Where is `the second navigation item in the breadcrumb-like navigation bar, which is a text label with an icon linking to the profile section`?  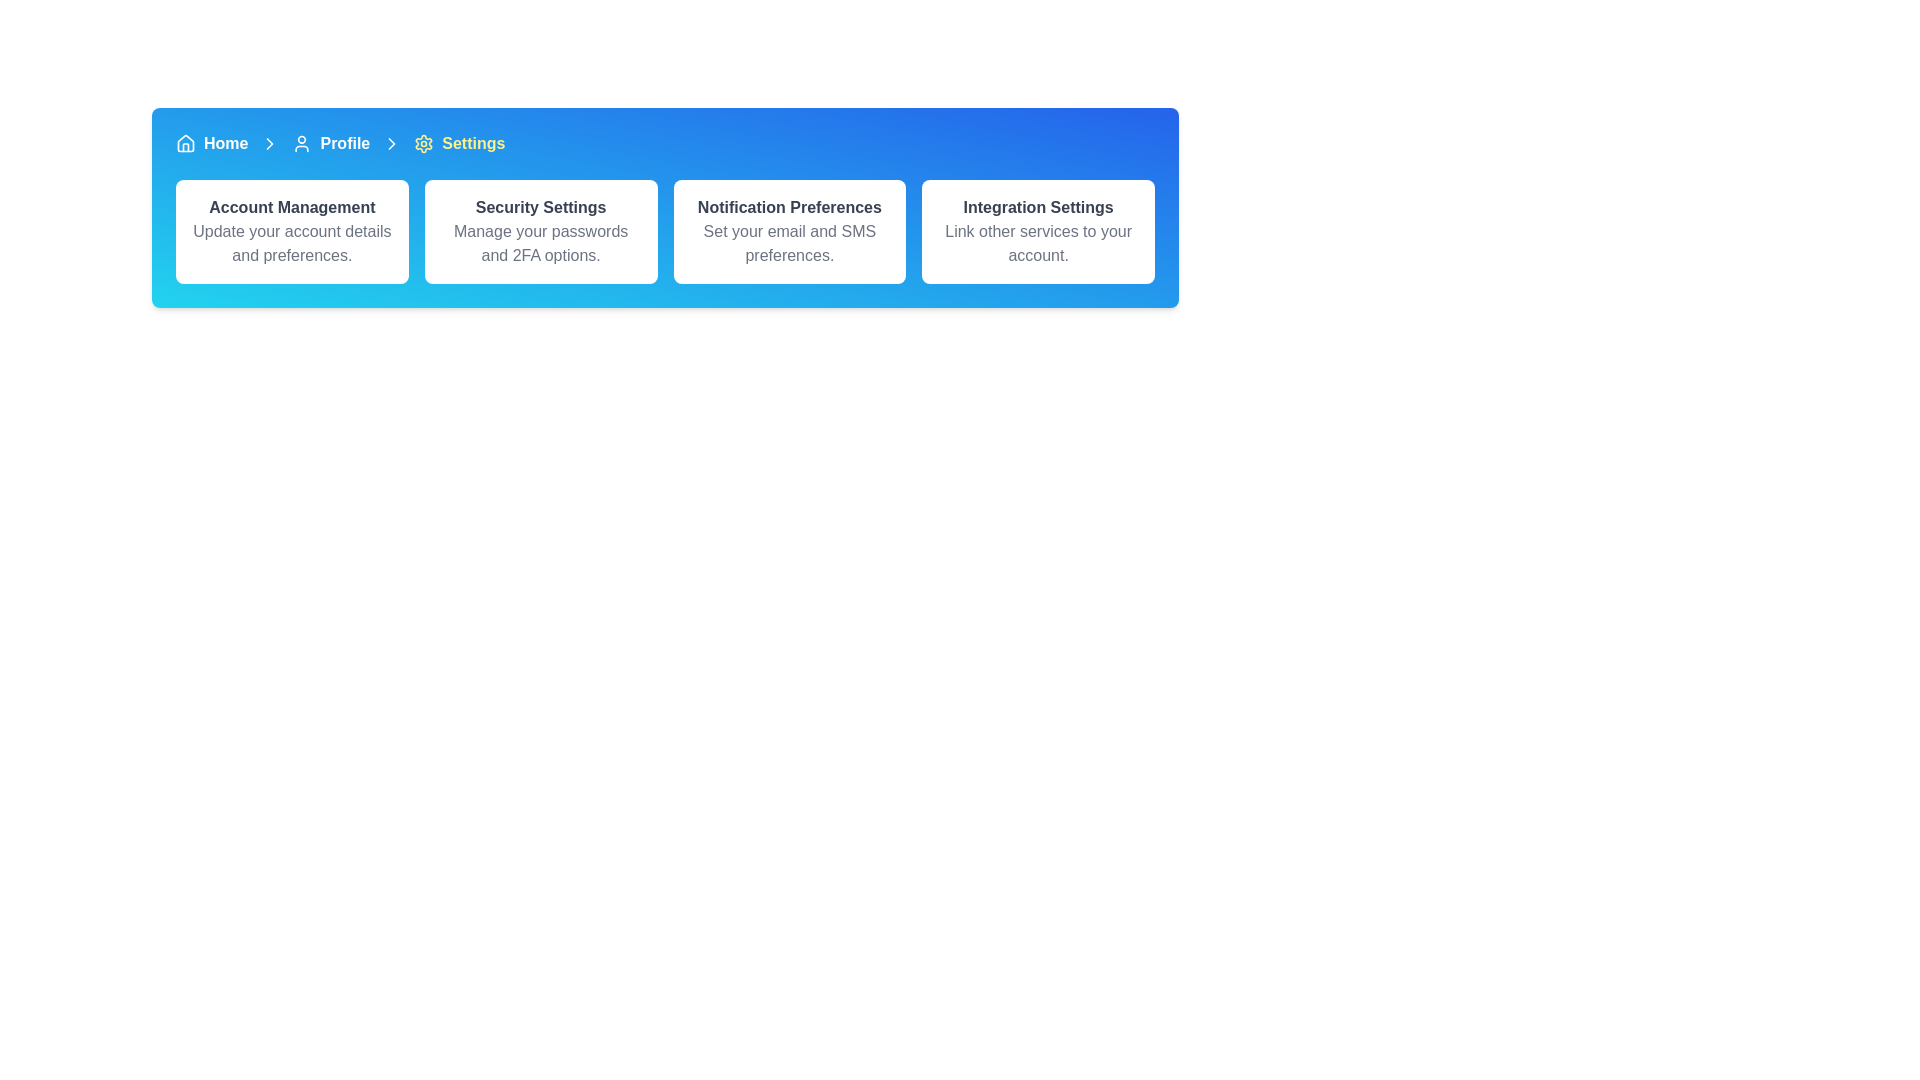 the second navigation item in the breadcrumb-like navigation bar, which is a text label with an icon linking to the profile section is located at coordinates (331, 142).